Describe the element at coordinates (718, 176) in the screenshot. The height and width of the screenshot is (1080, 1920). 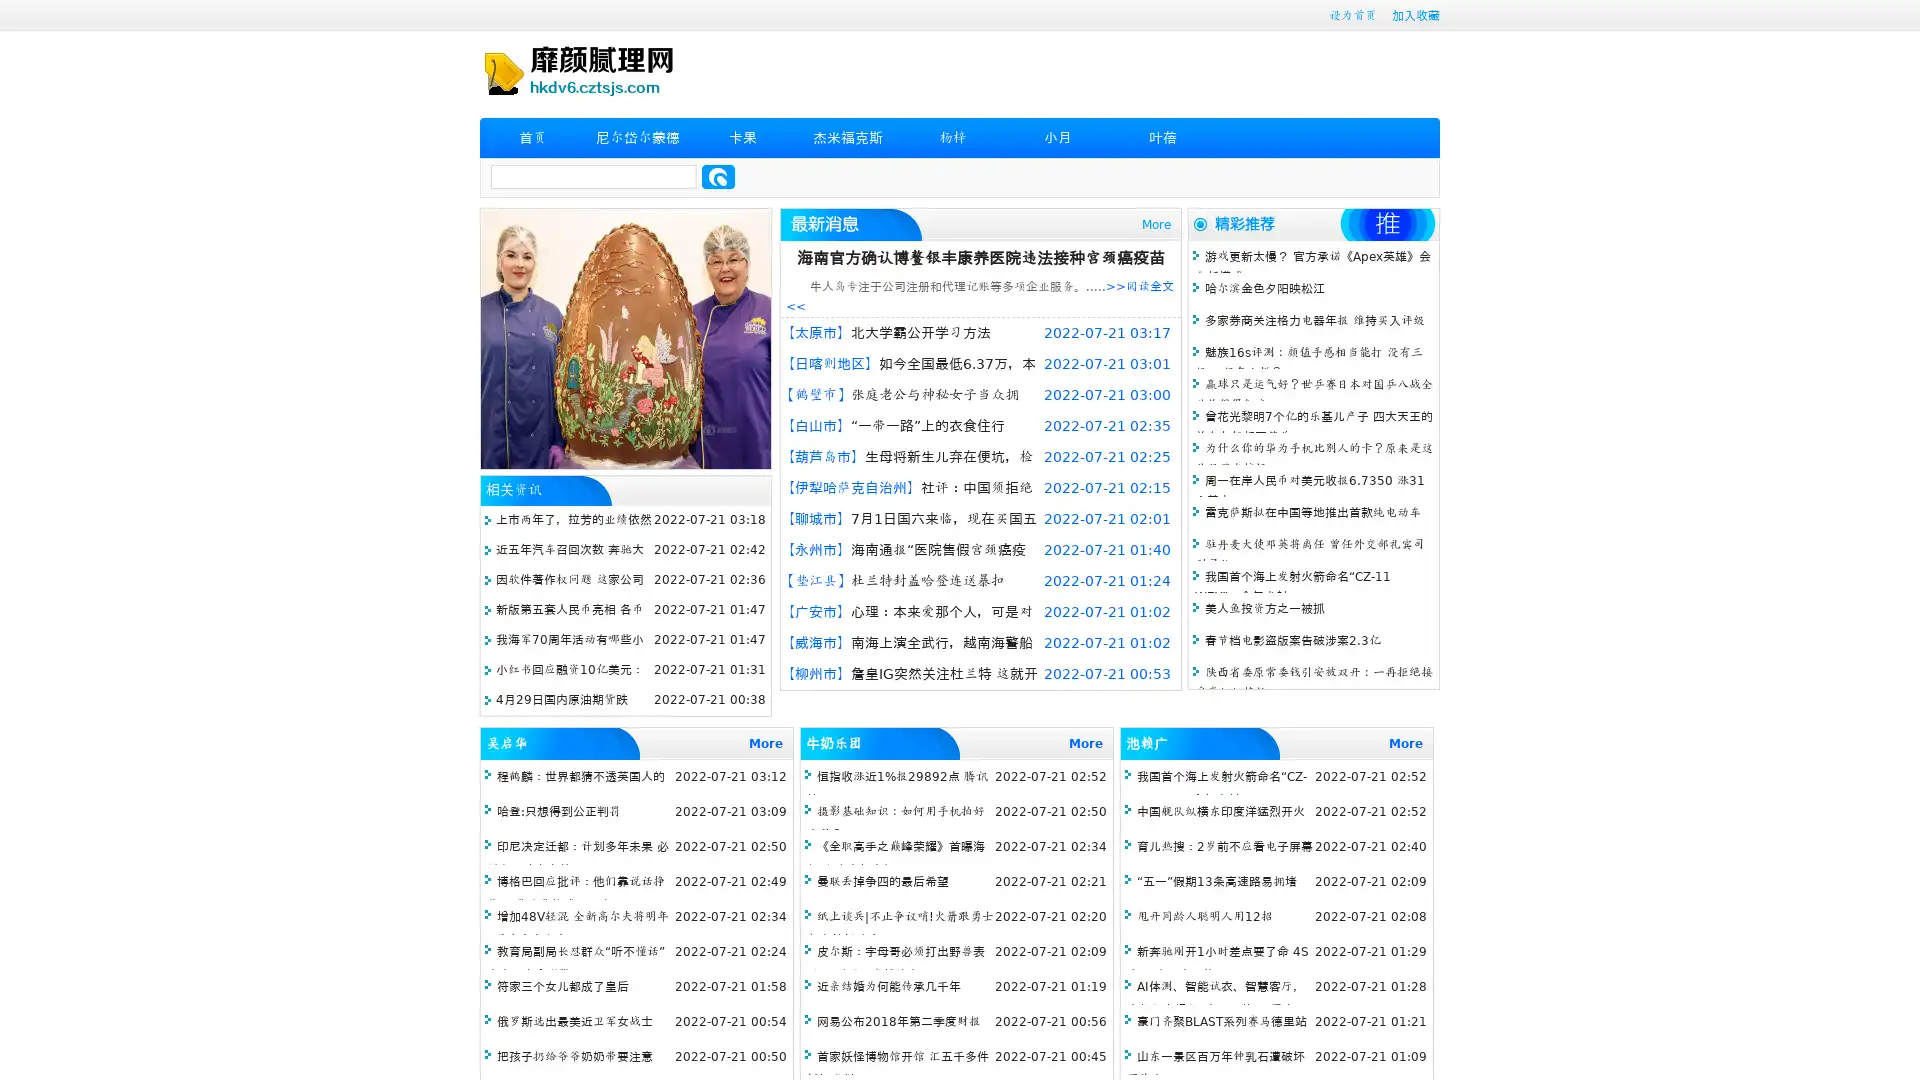
I see `Search` at that location.